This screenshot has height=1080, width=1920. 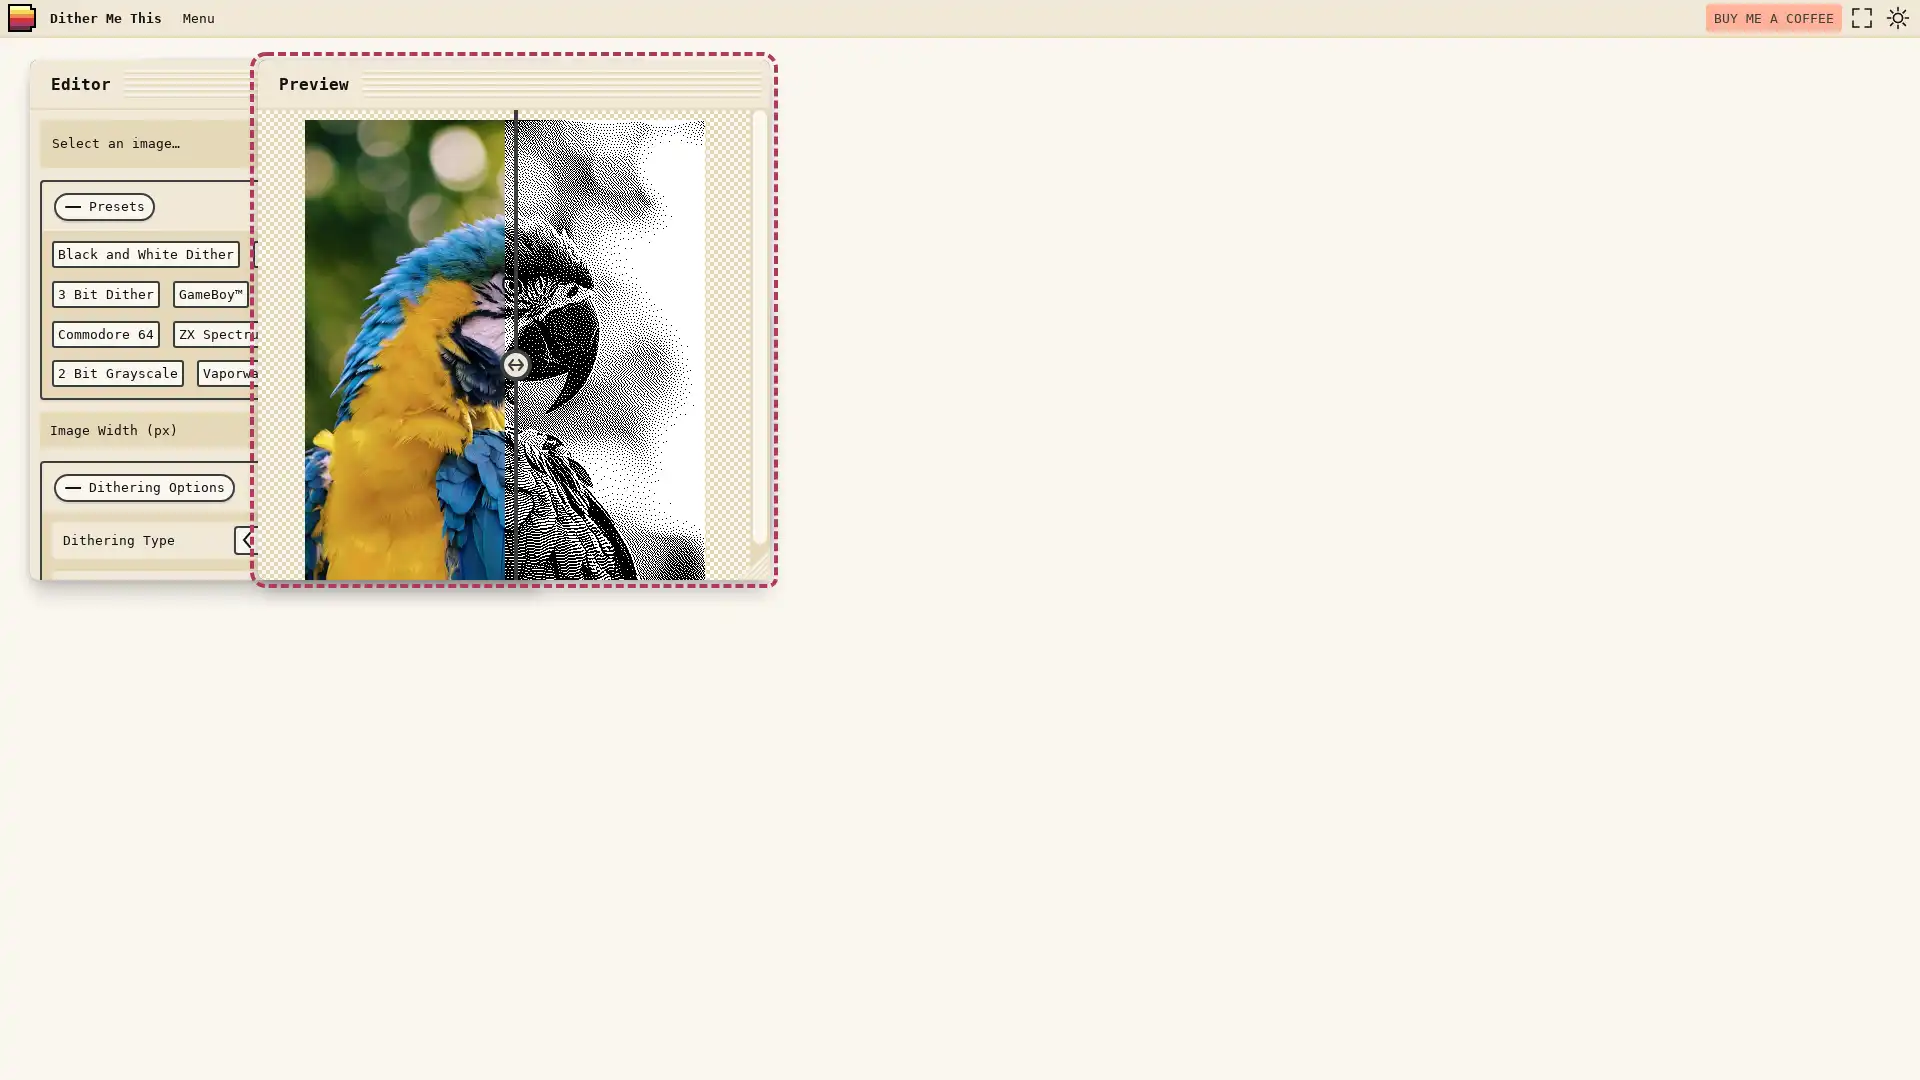 I want to click on GameBoyTM, so click(x=211, y=293).